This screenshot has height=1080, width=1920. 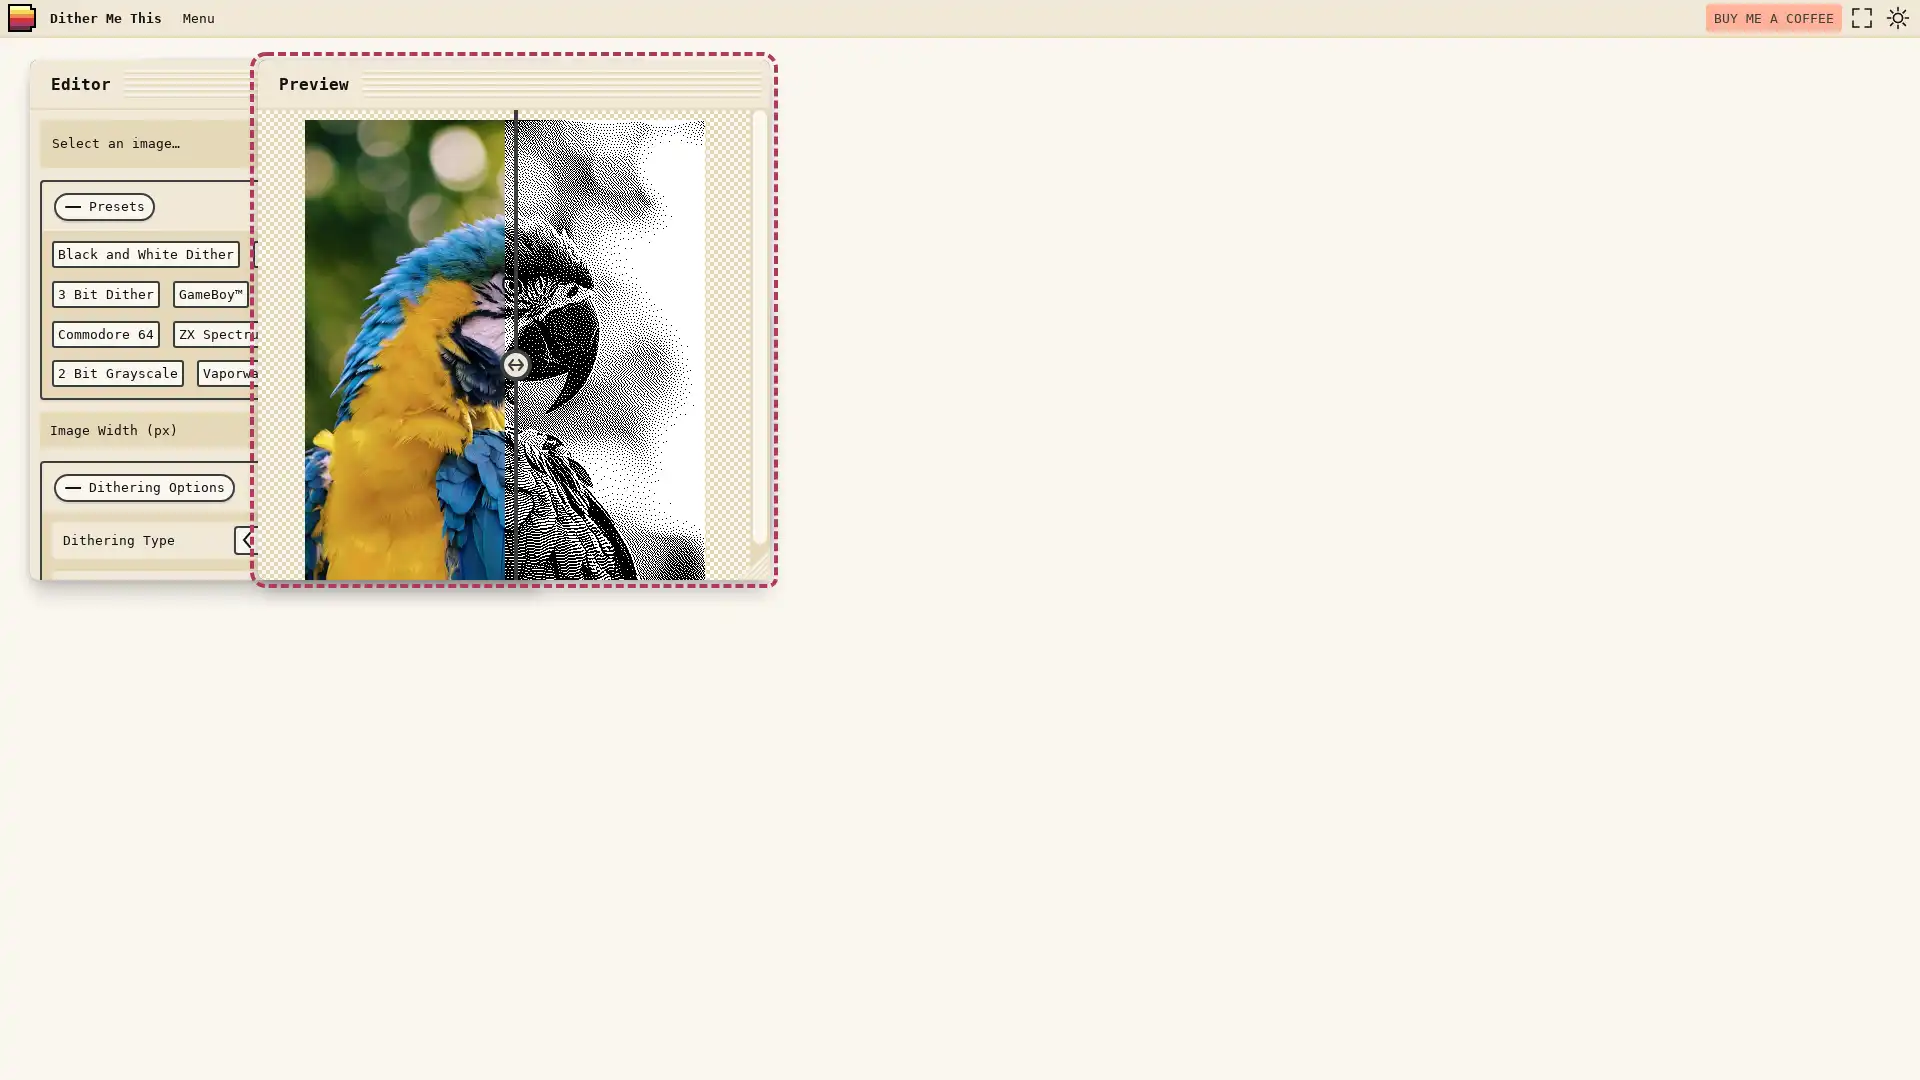 I want to click on GameBoyTM, so click(x=211, y=293).